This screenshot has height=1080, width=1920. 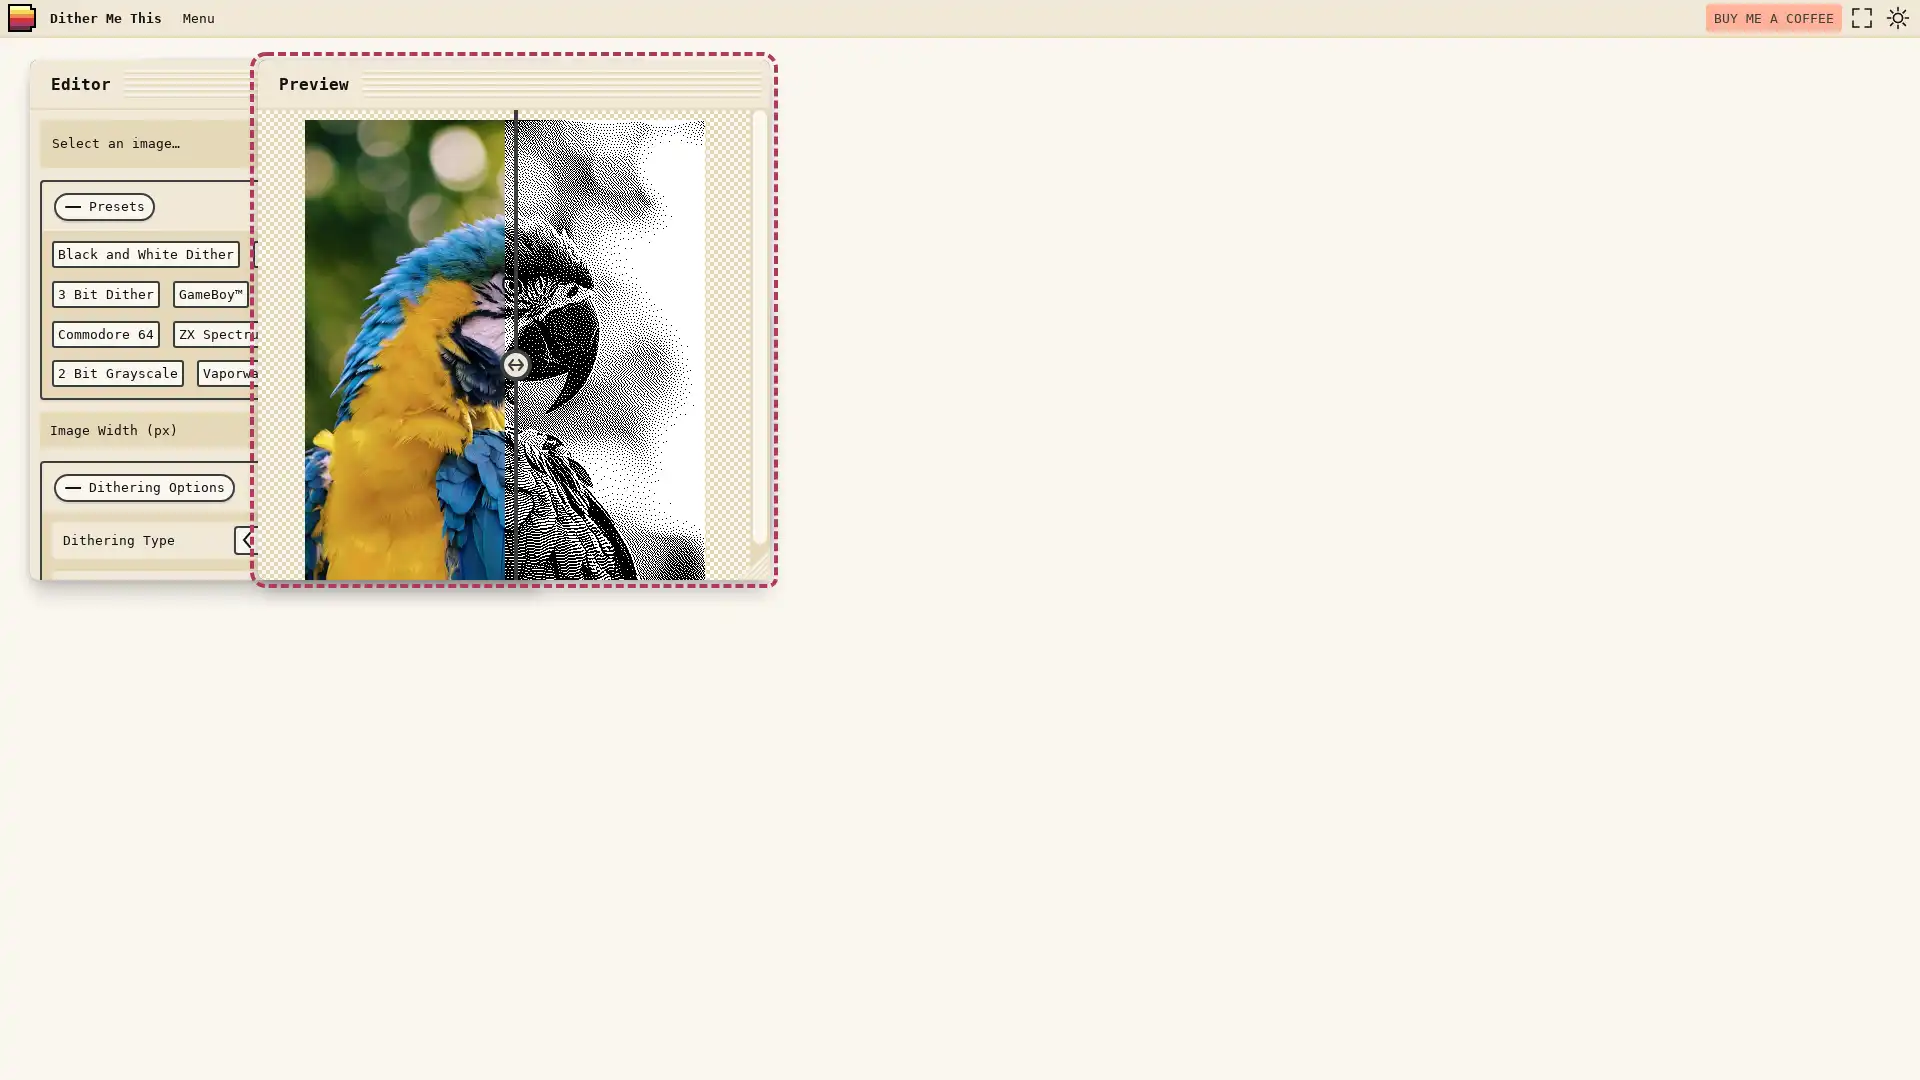 I want to click on GameBoyTM, so click(x=211, y=293).